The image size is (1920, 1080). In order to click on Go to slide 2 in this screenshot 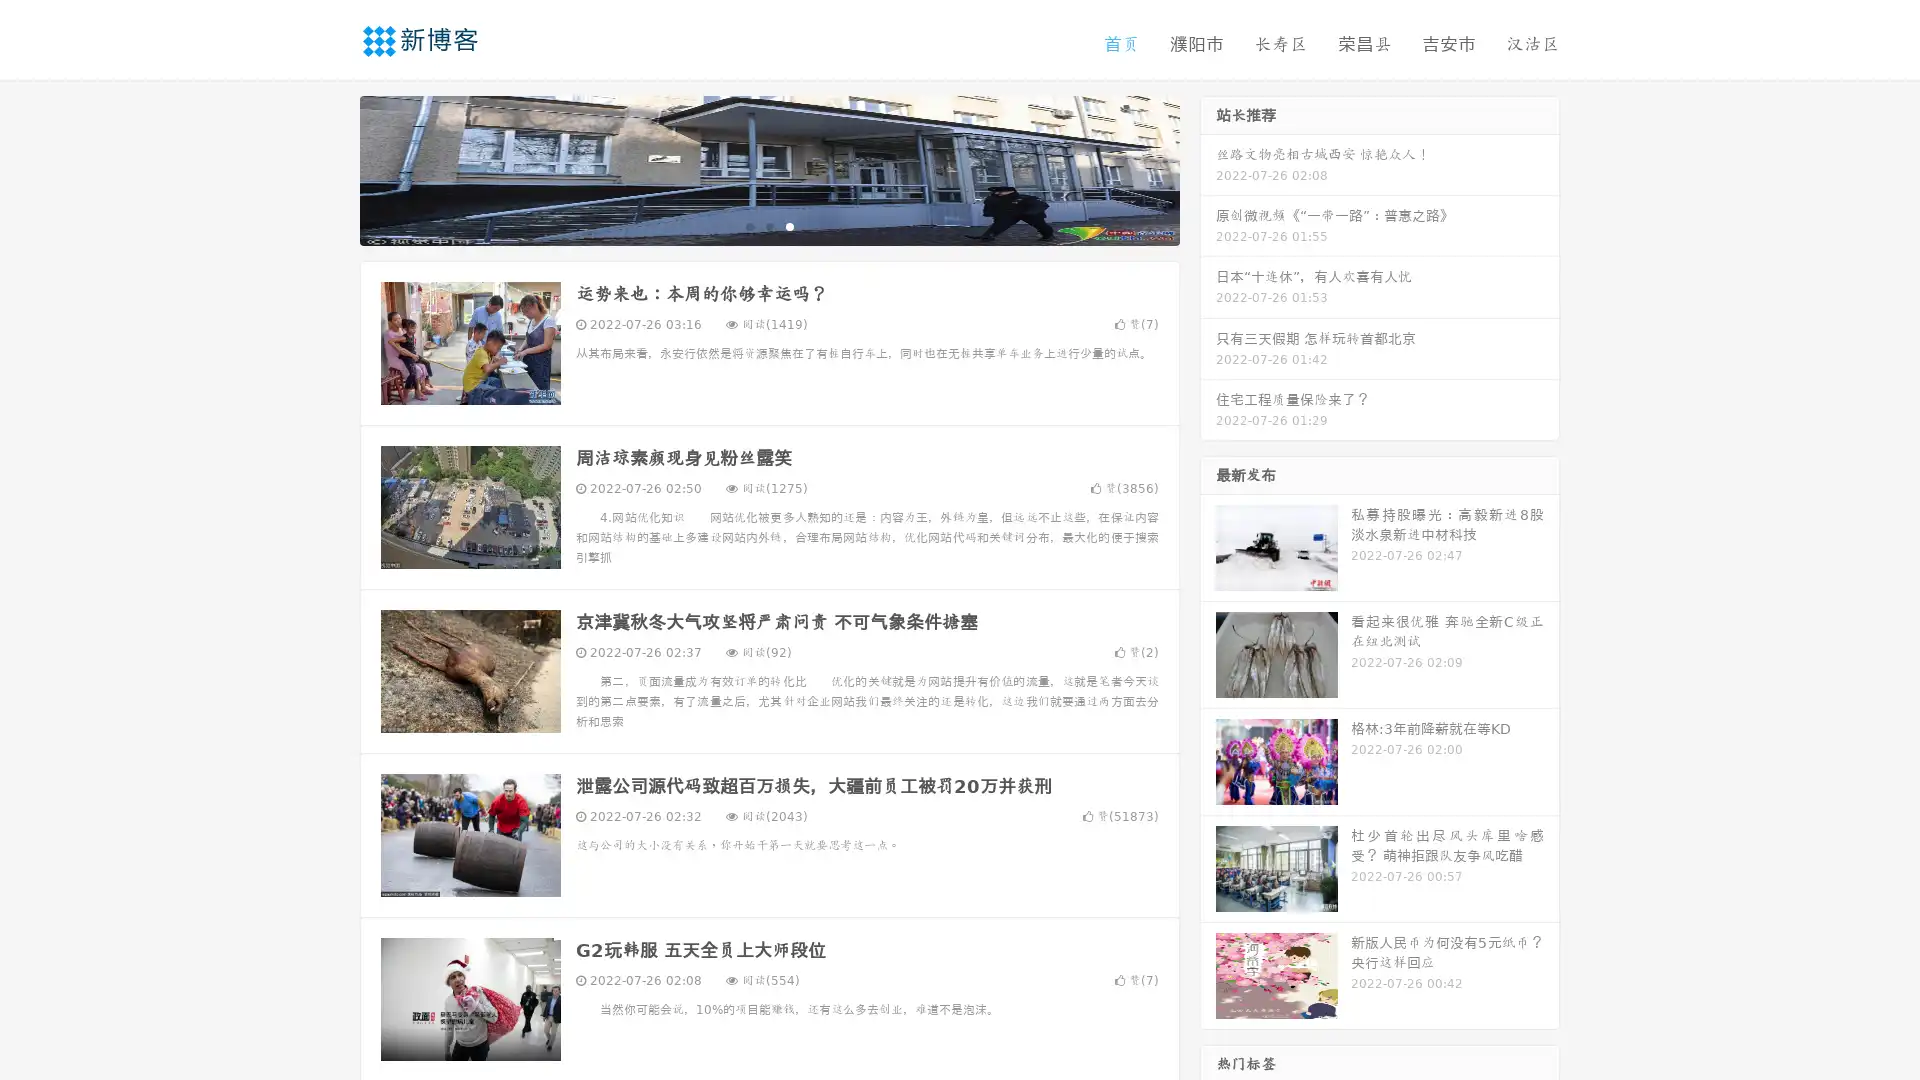, I will do `click(768, 225)`.